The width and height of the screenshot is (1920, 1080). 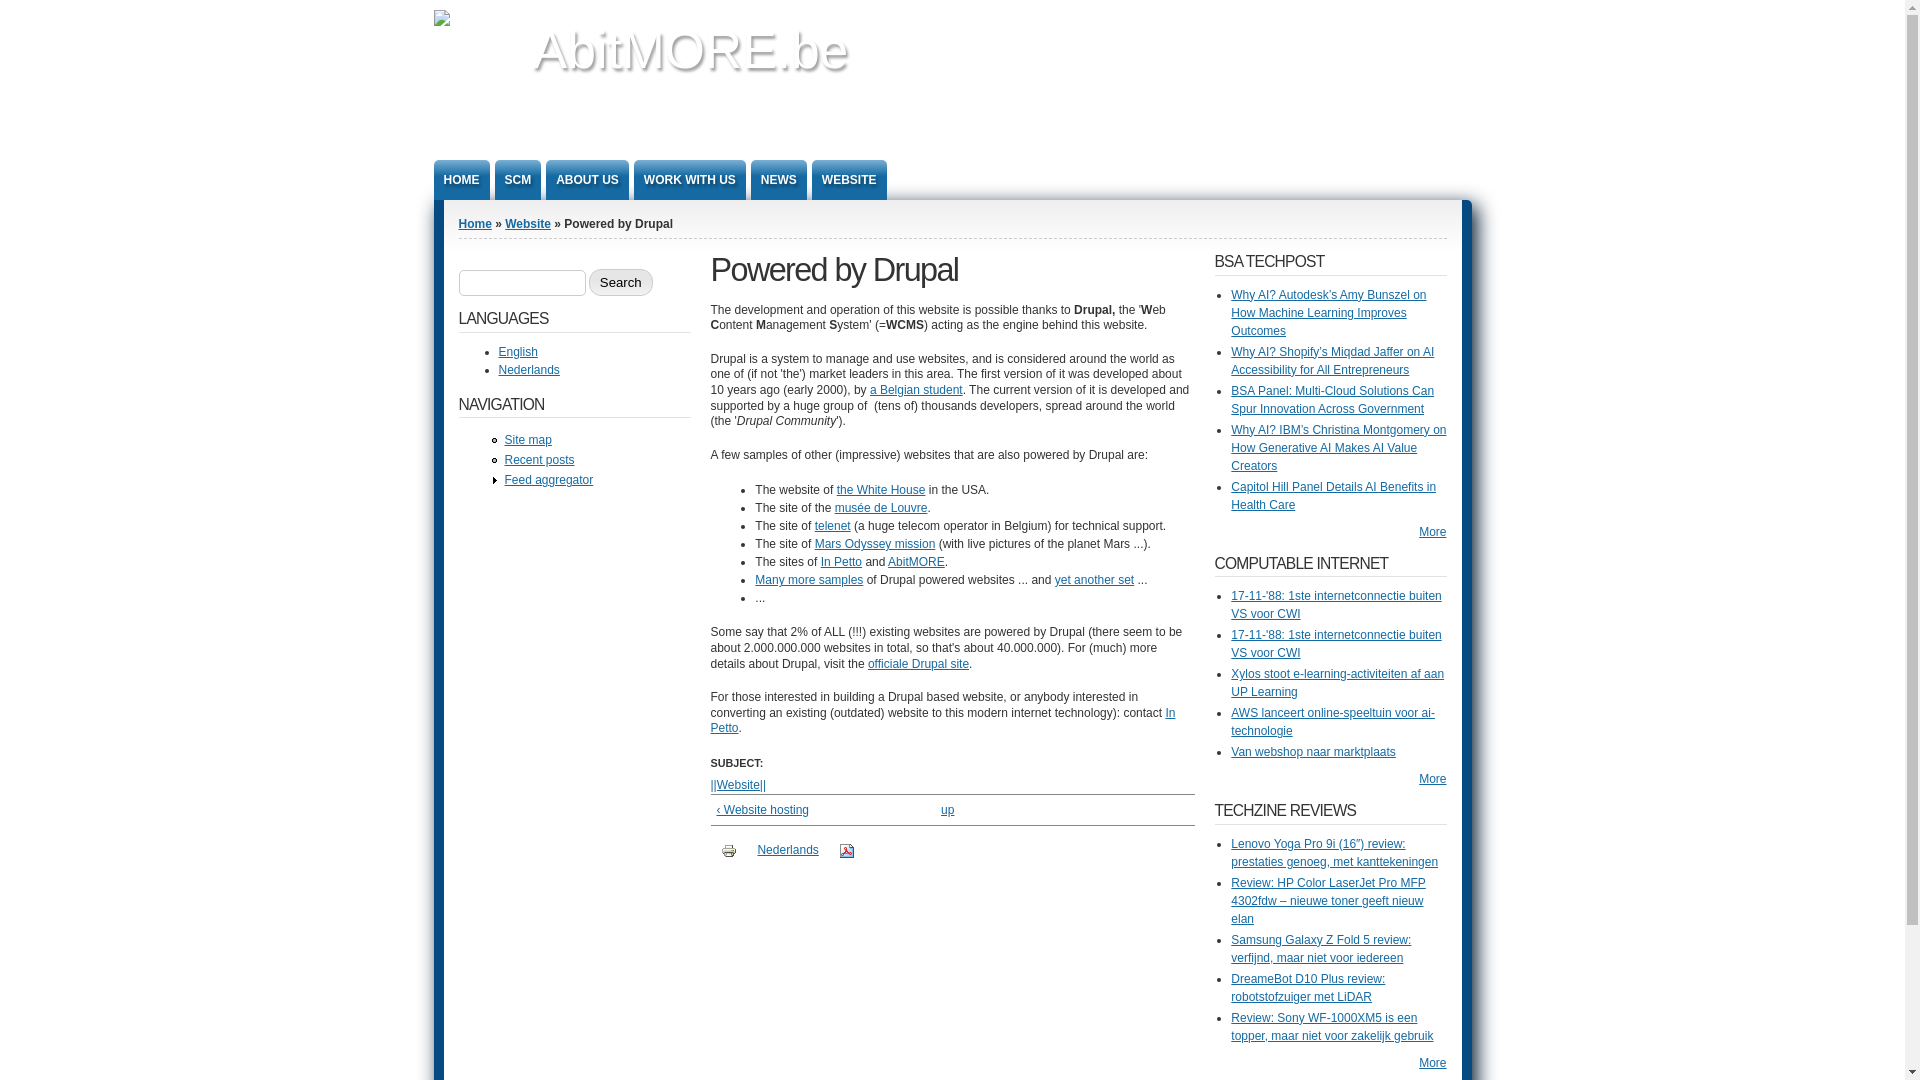 What do you see at coordinates (473, 223) in the screenshot?
I see `'Home'` at bounding box center [473, 223].